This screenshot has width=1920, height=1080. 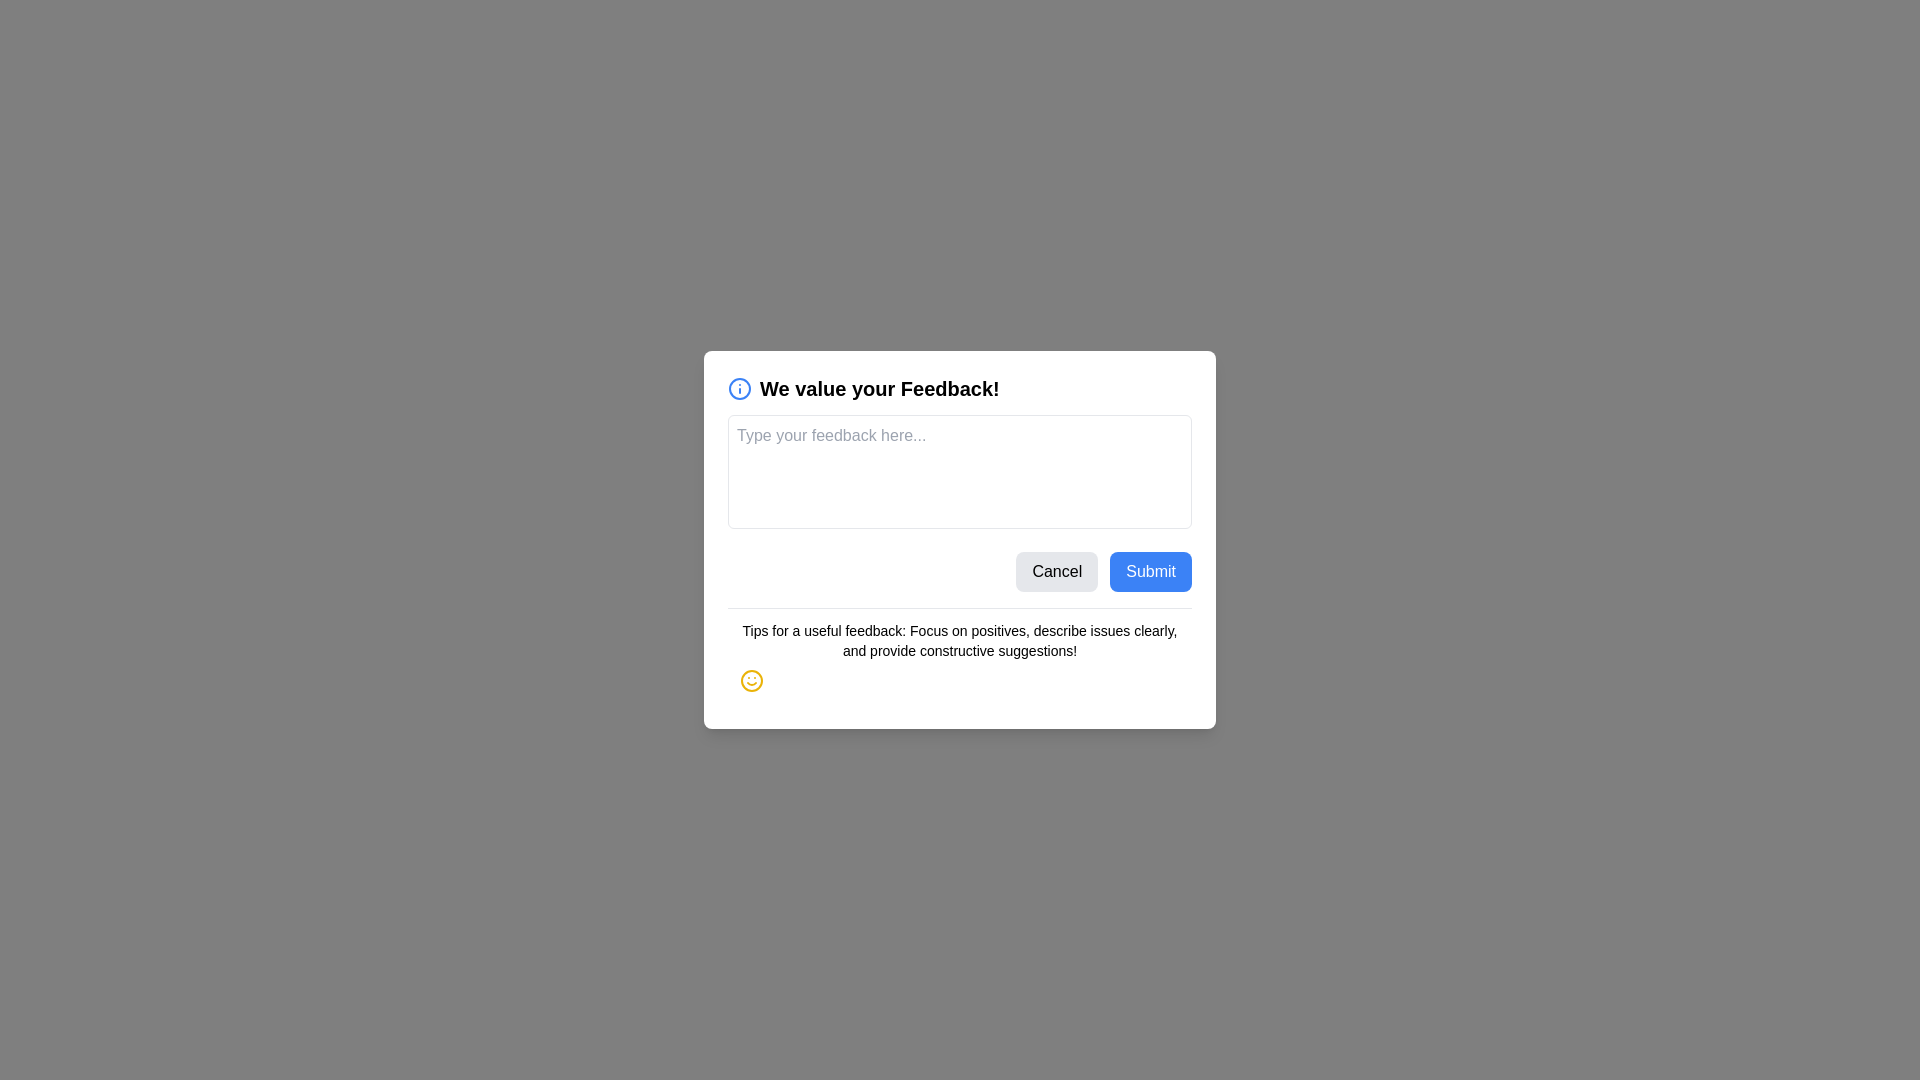 What do you see at coordinates (751, 680) in the screenshot?
I see `the smiling face icon below the tips` at bounding box center [751, 680].